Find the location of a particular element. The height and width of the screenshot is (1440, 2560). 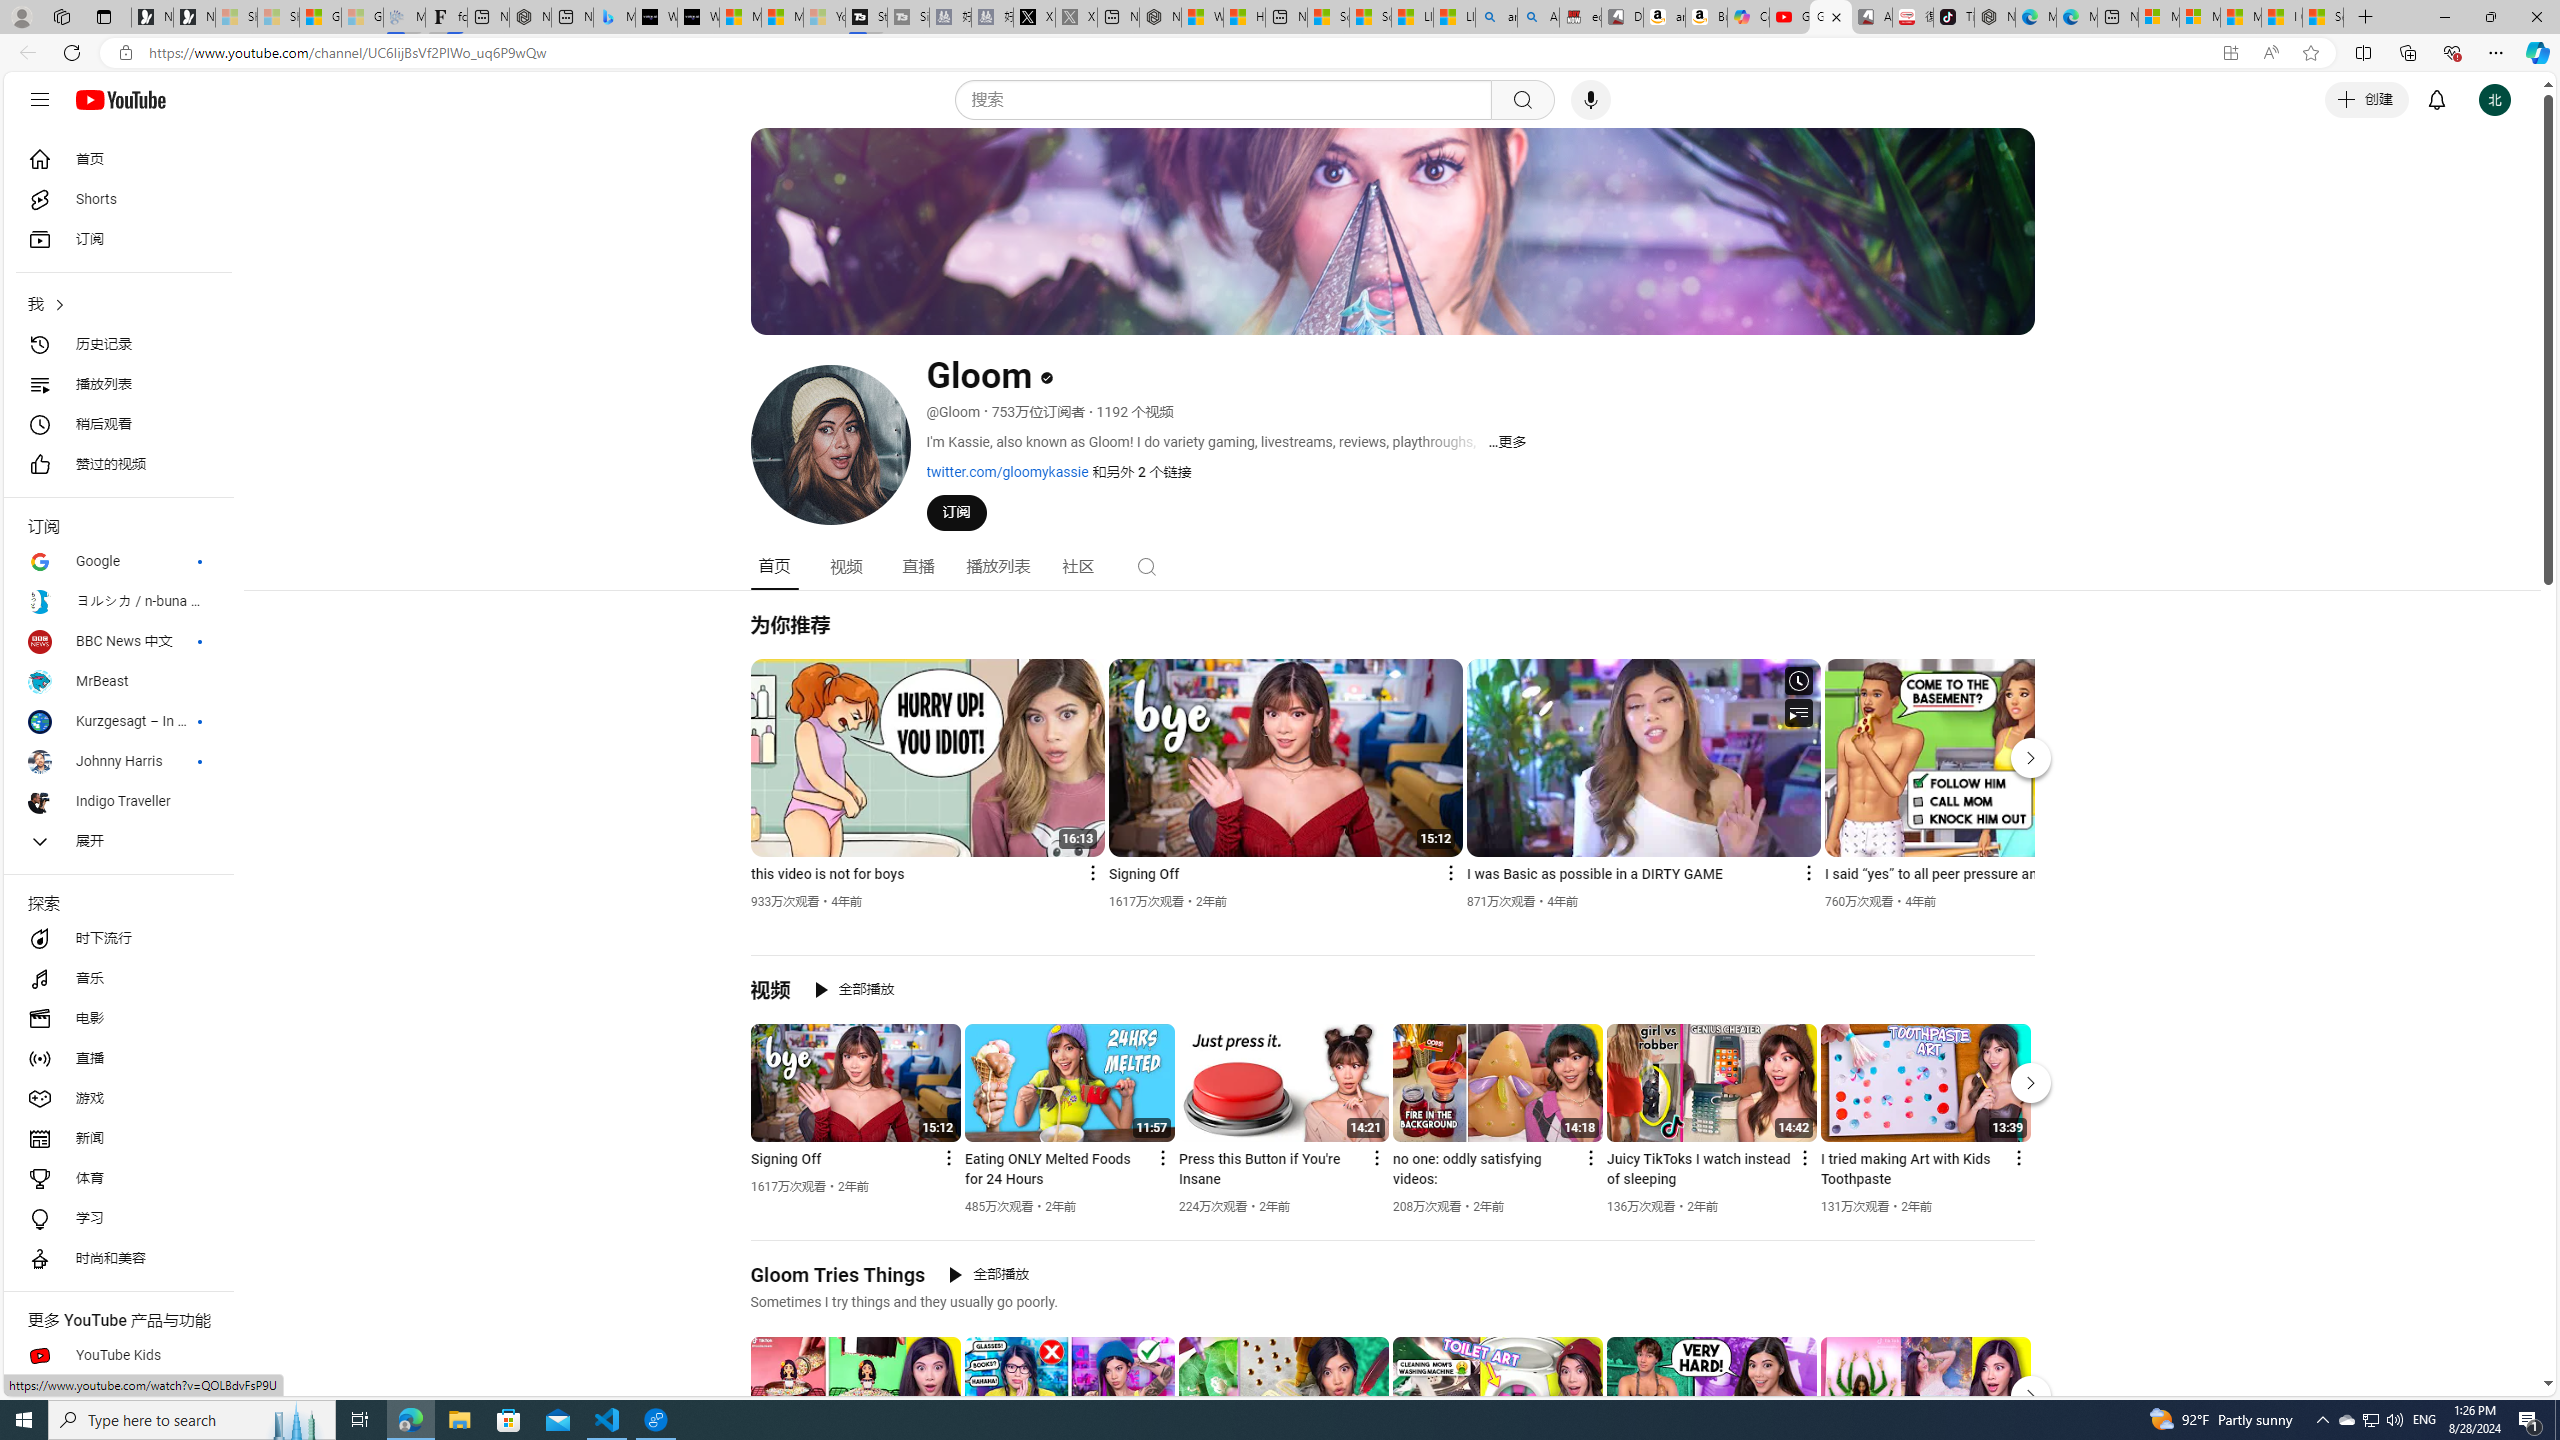

'Gloom - YouTube' is located at coordinates (1830, 16).